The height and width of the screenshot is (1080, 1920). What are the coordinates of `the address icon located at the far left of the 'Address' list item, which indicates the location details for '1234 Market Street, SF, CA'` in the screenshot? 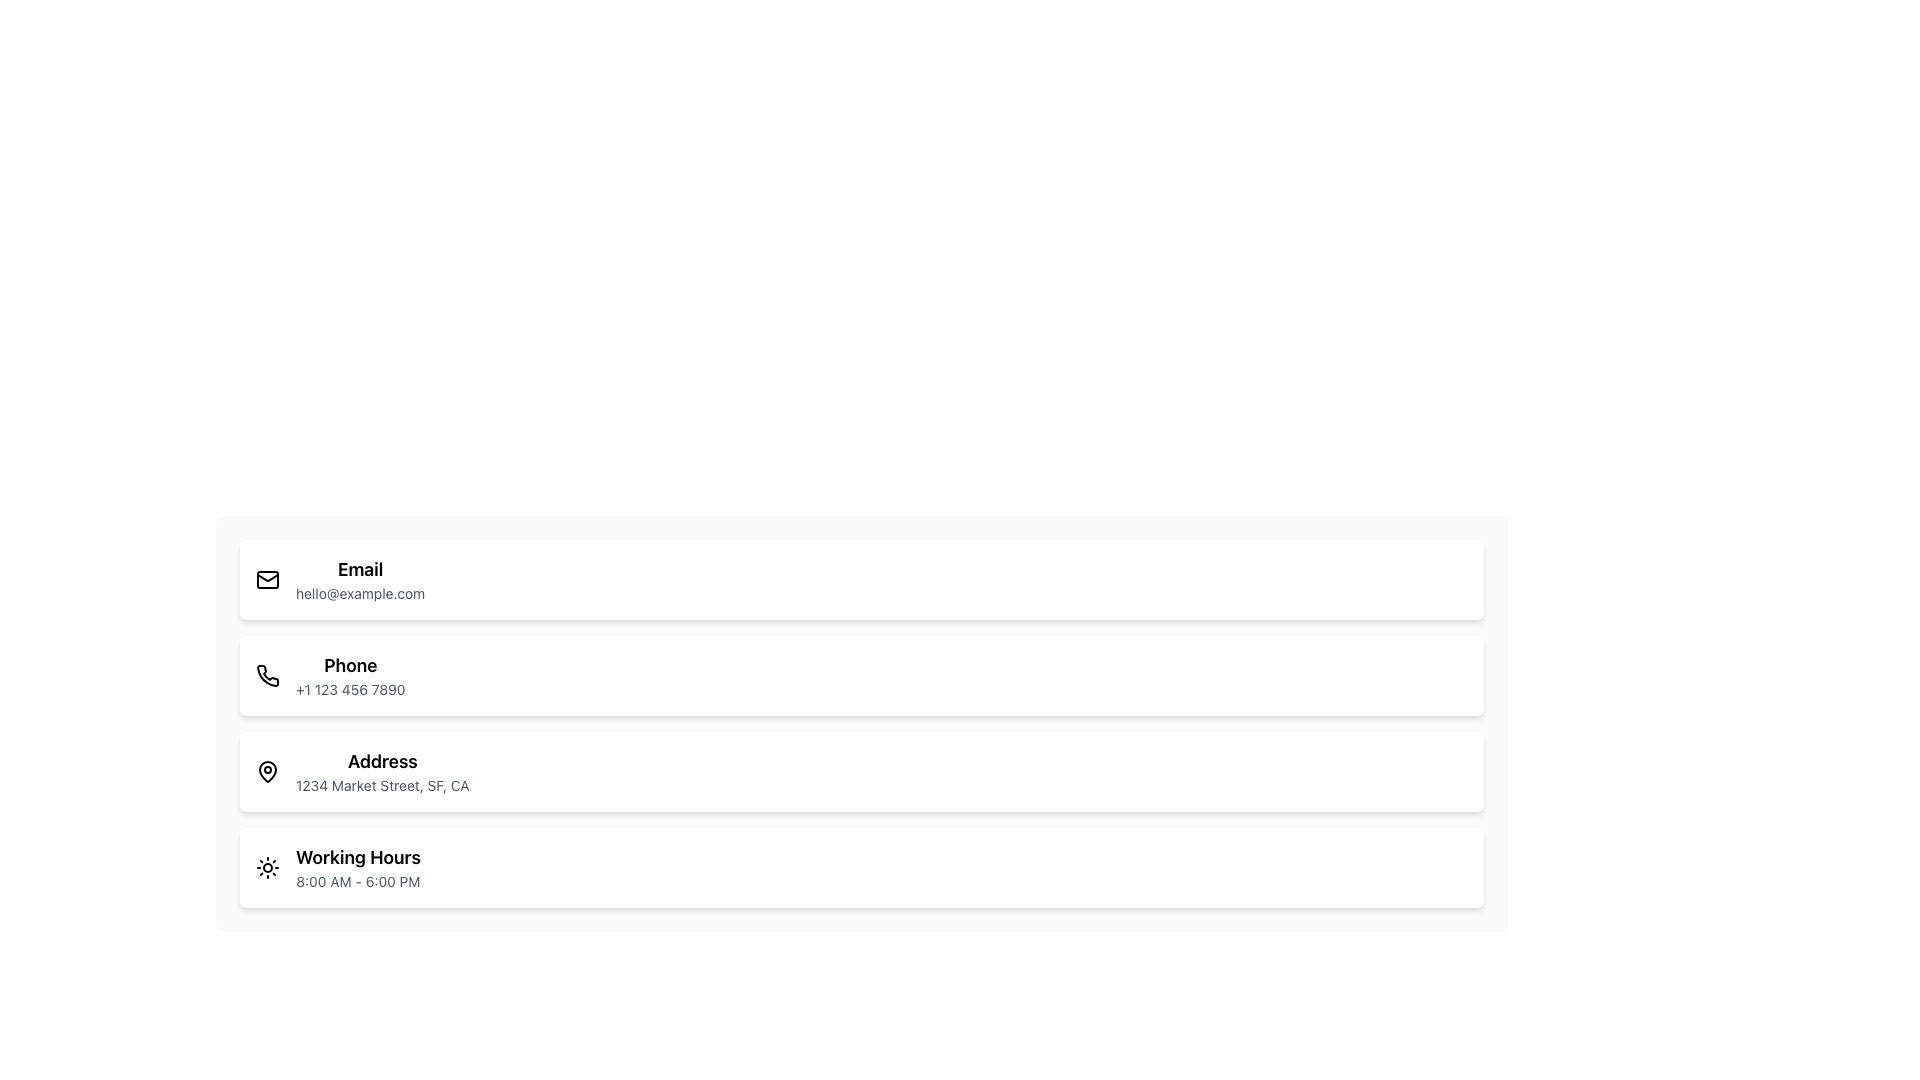 It's located at (267, 770).